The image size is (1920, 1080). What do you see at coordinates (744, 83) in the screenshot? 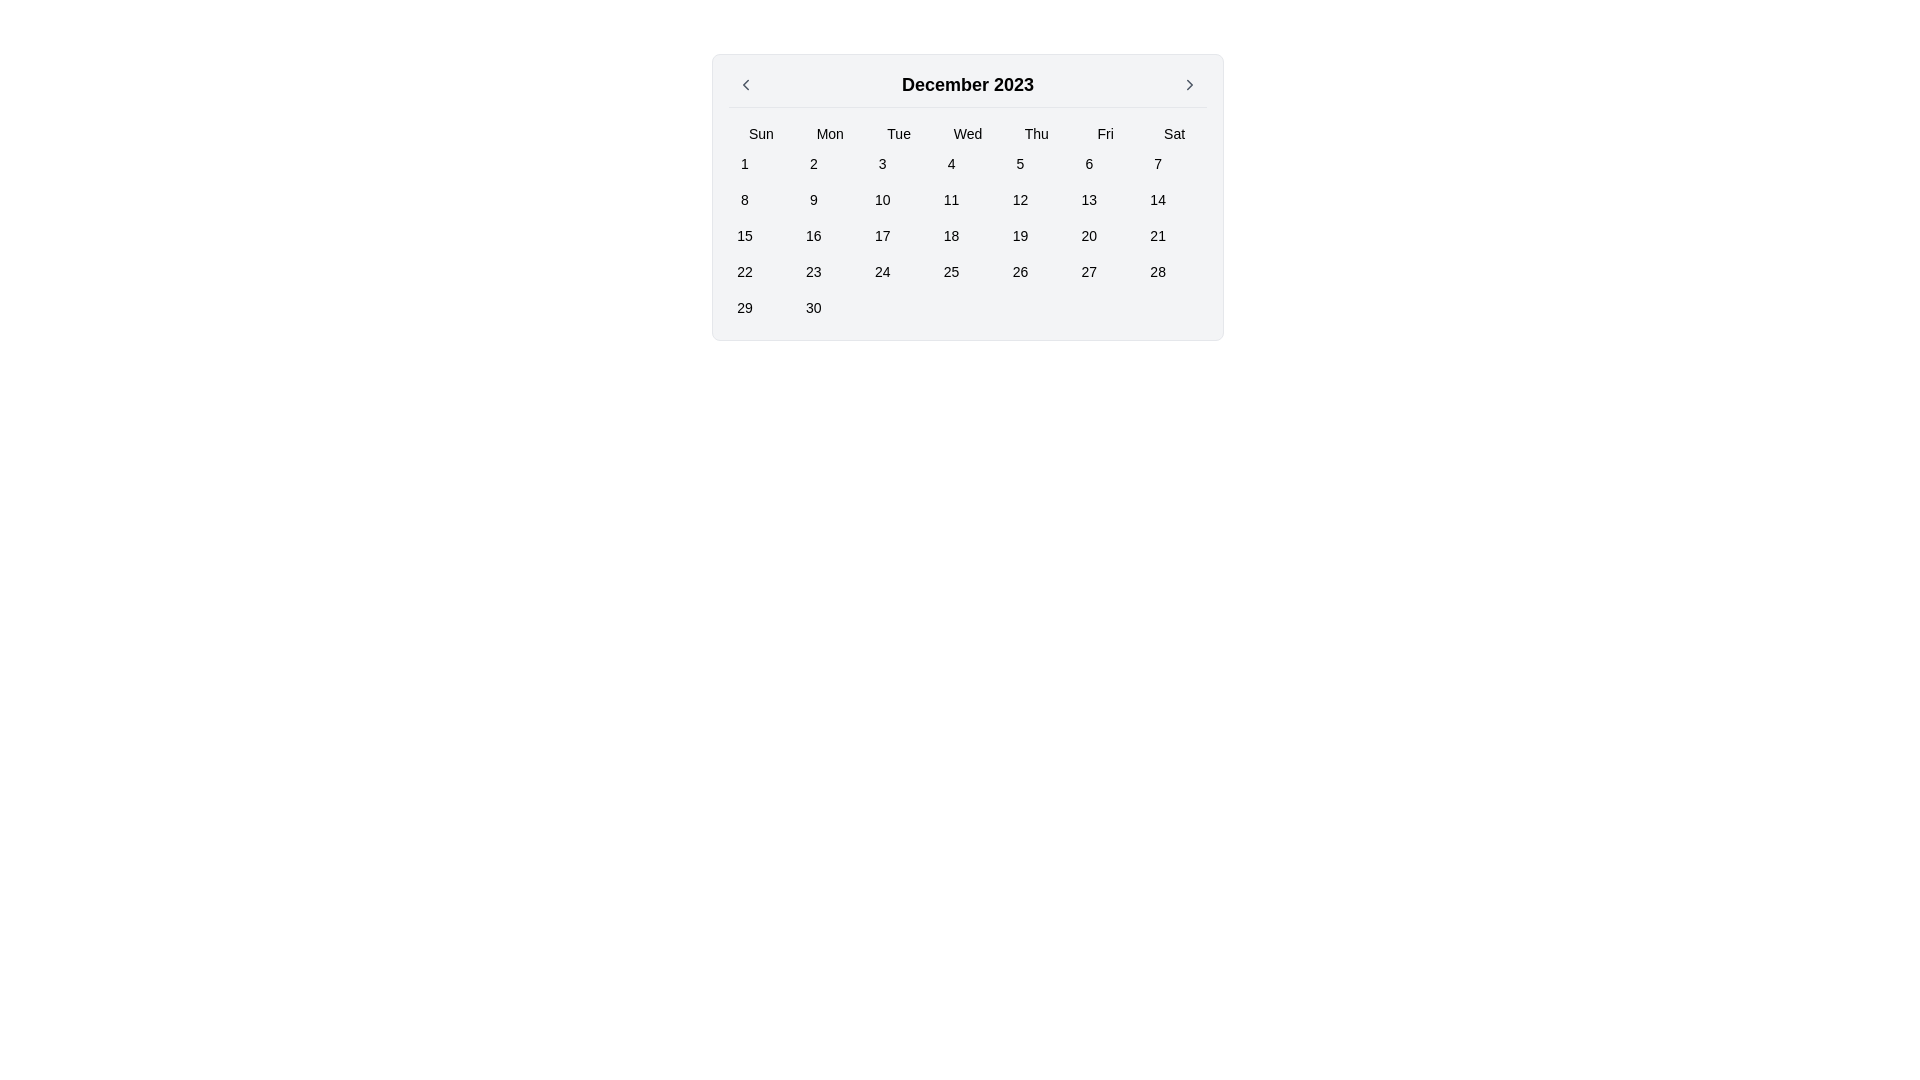
I see `the left-facing chevron icon button in the calendar header` at bounding box center [744, 83].